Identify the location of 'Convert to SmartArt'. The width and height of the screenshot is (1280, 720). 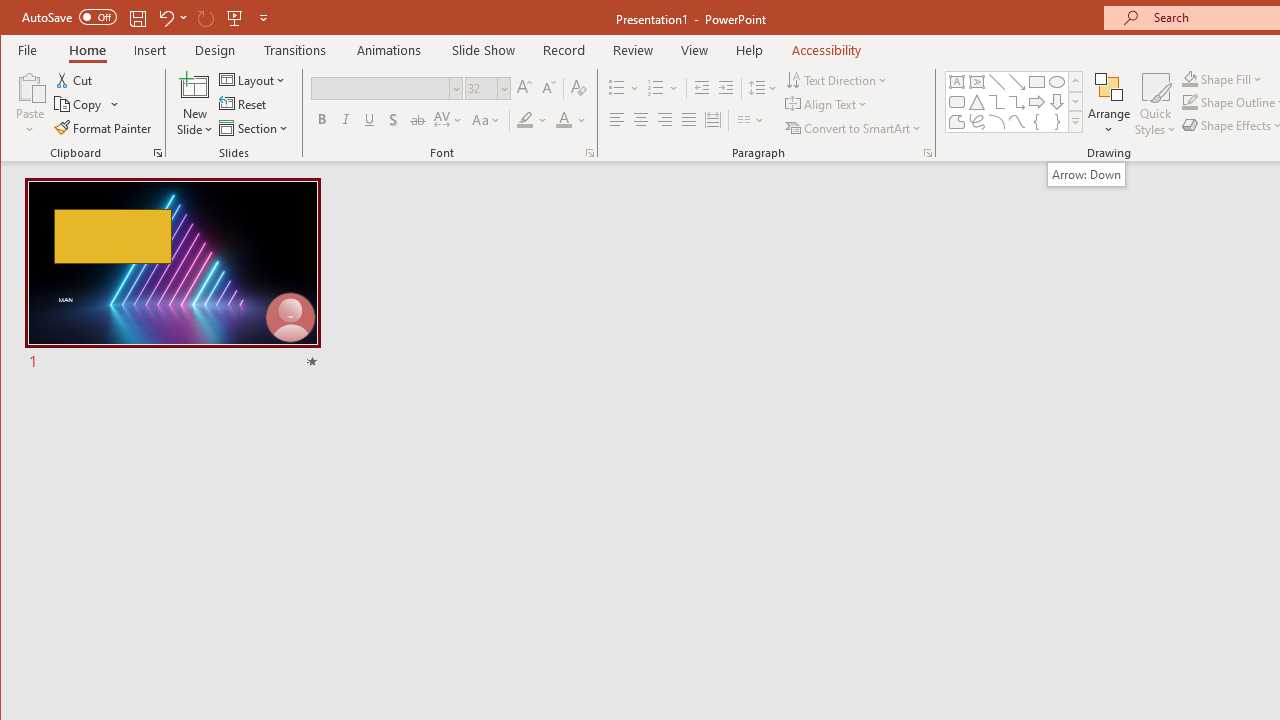
(855, 128).